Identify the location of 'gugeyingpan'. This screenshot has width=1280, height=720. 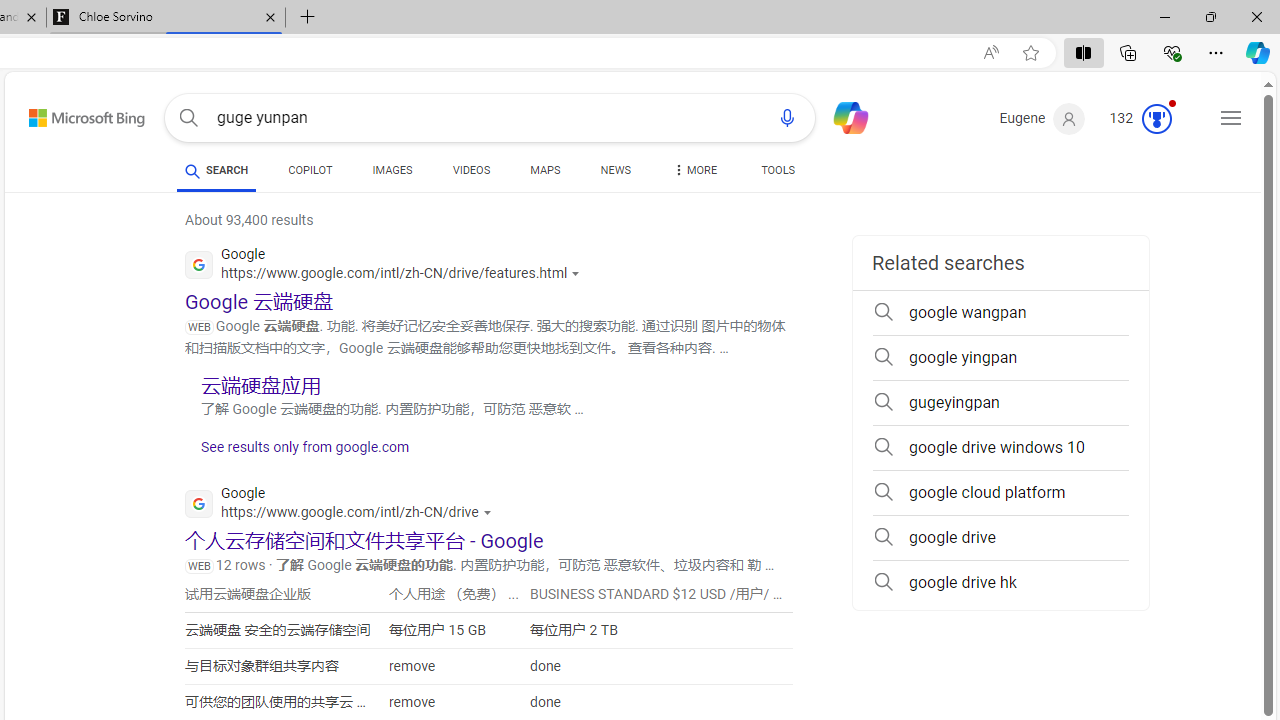
(1000, 402).